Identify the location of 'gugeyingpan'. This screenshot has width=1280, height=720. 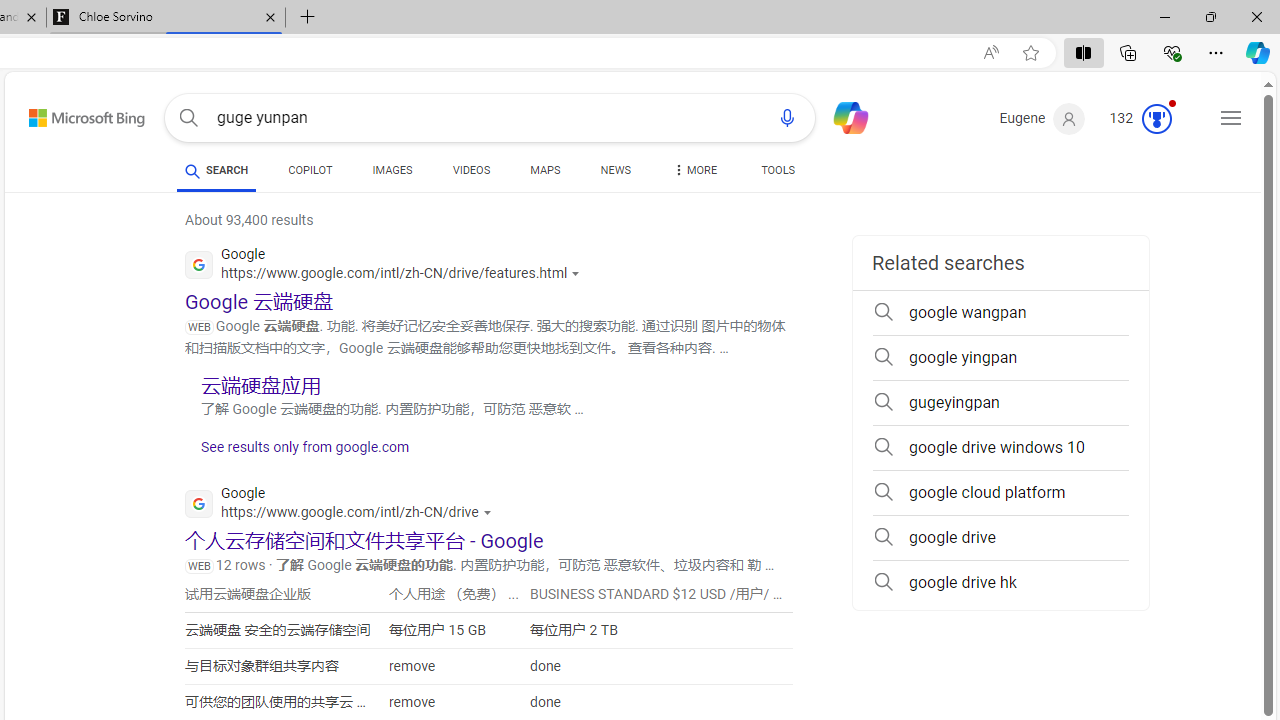
(1000, 402).